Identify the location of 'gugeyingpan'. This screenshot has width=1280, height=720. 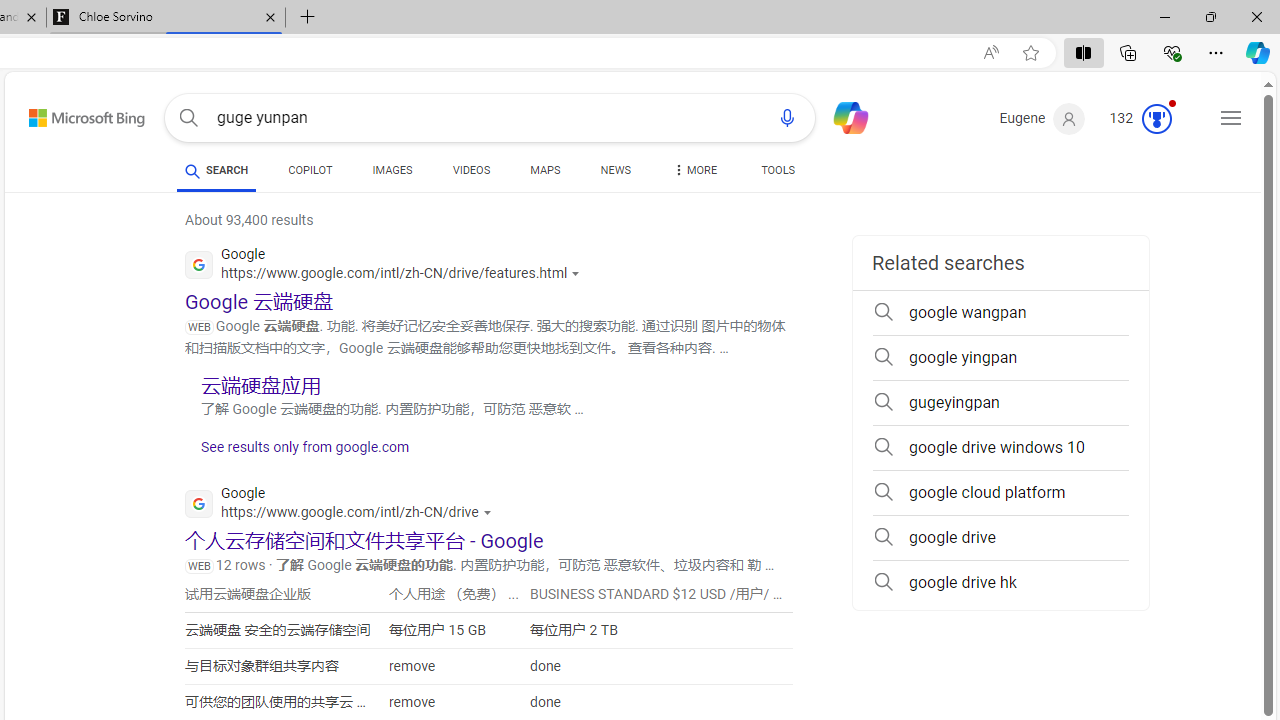
(1000, 402).